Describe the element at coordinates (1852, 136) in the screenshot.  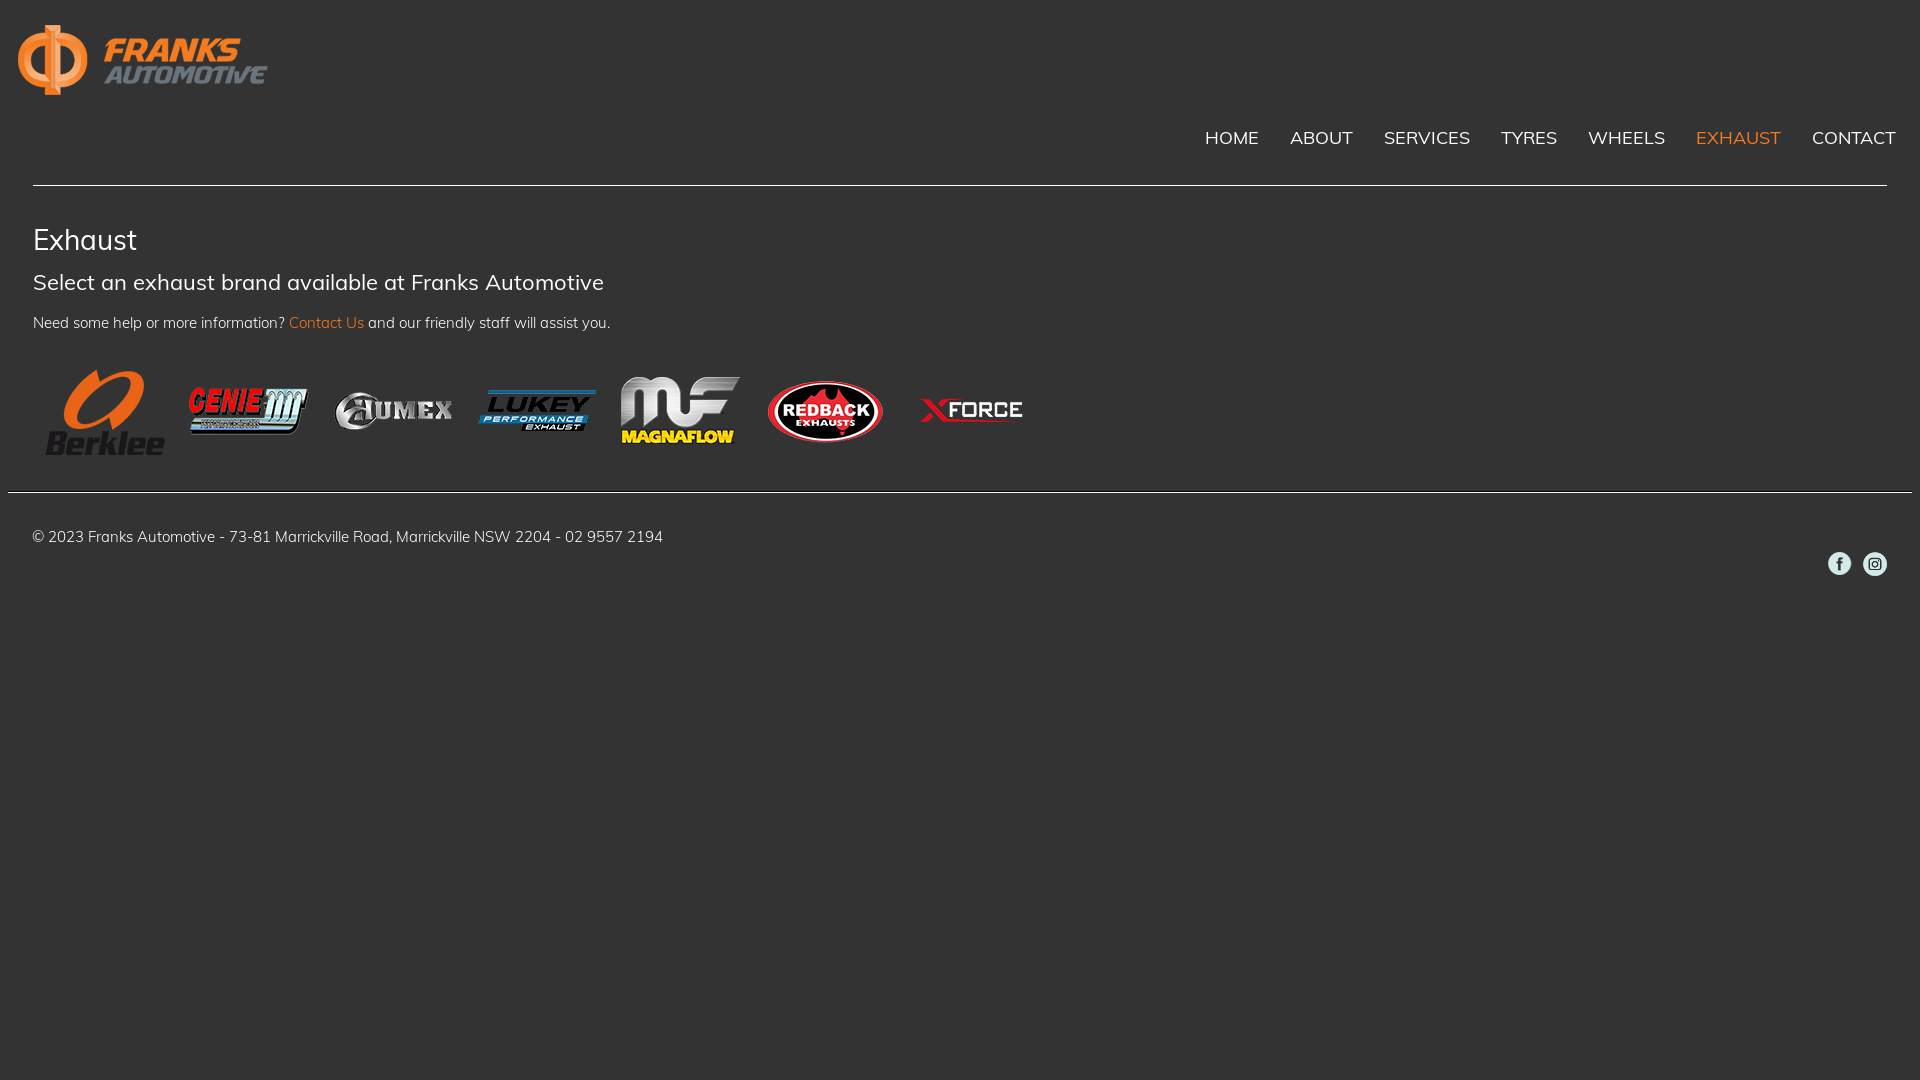
I see `'CONTACT'` at that location.